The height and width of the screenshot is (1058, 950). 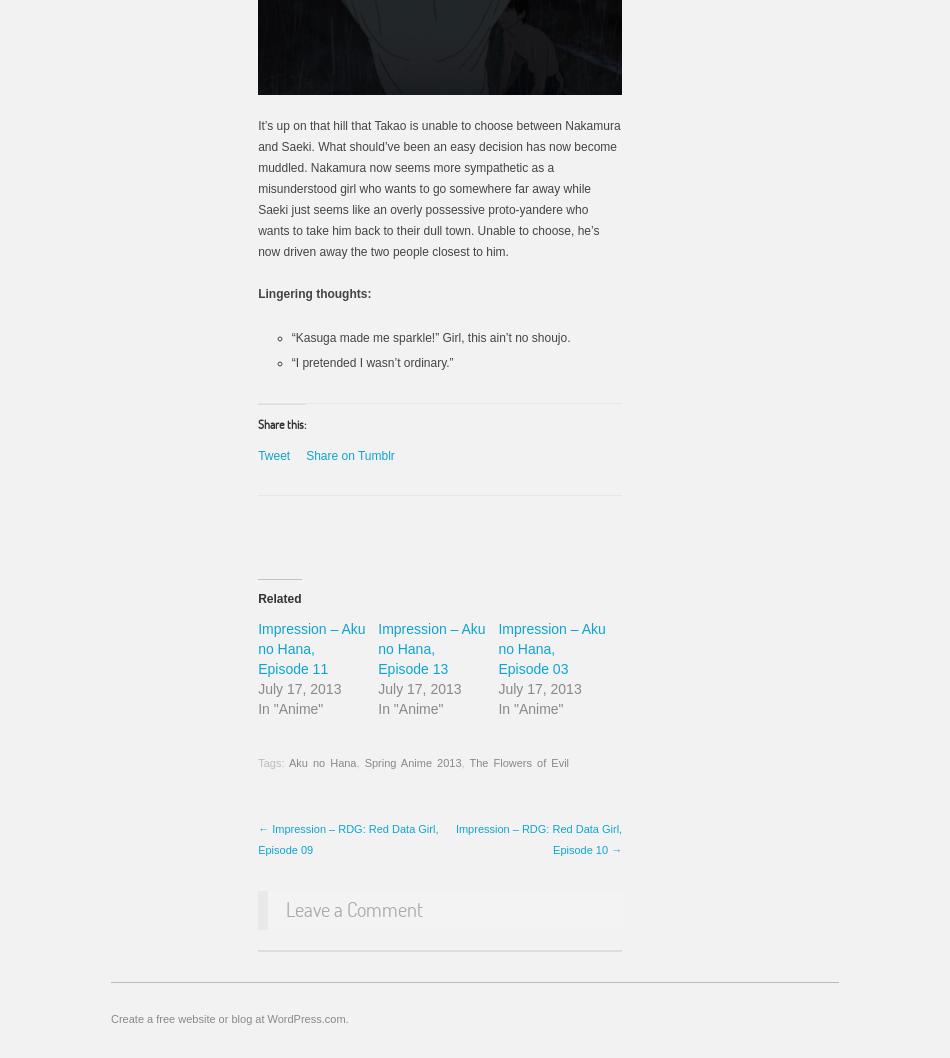 I want to click on 'Aku no Hana', so click(x=320, y=763).